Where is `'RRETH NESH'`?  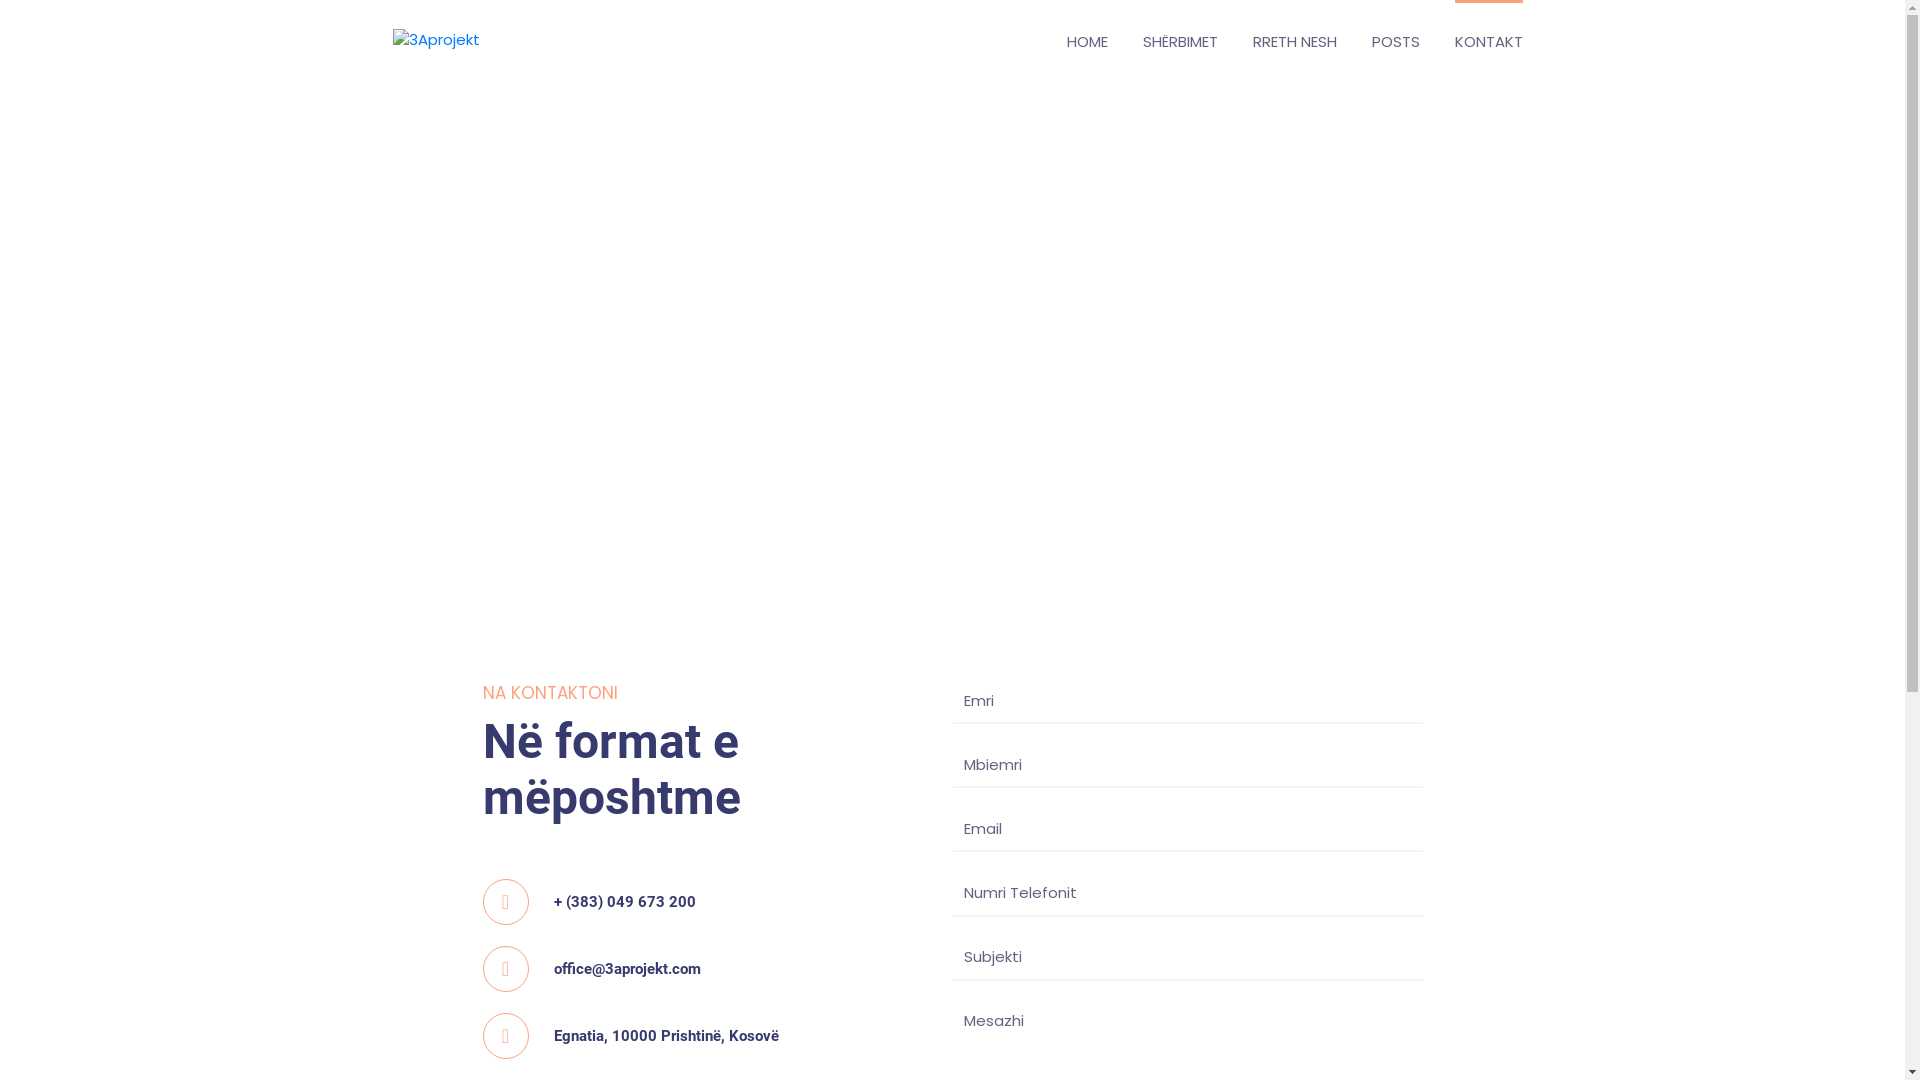
'RRETH NESH' is located at coordinates (1294, 39).